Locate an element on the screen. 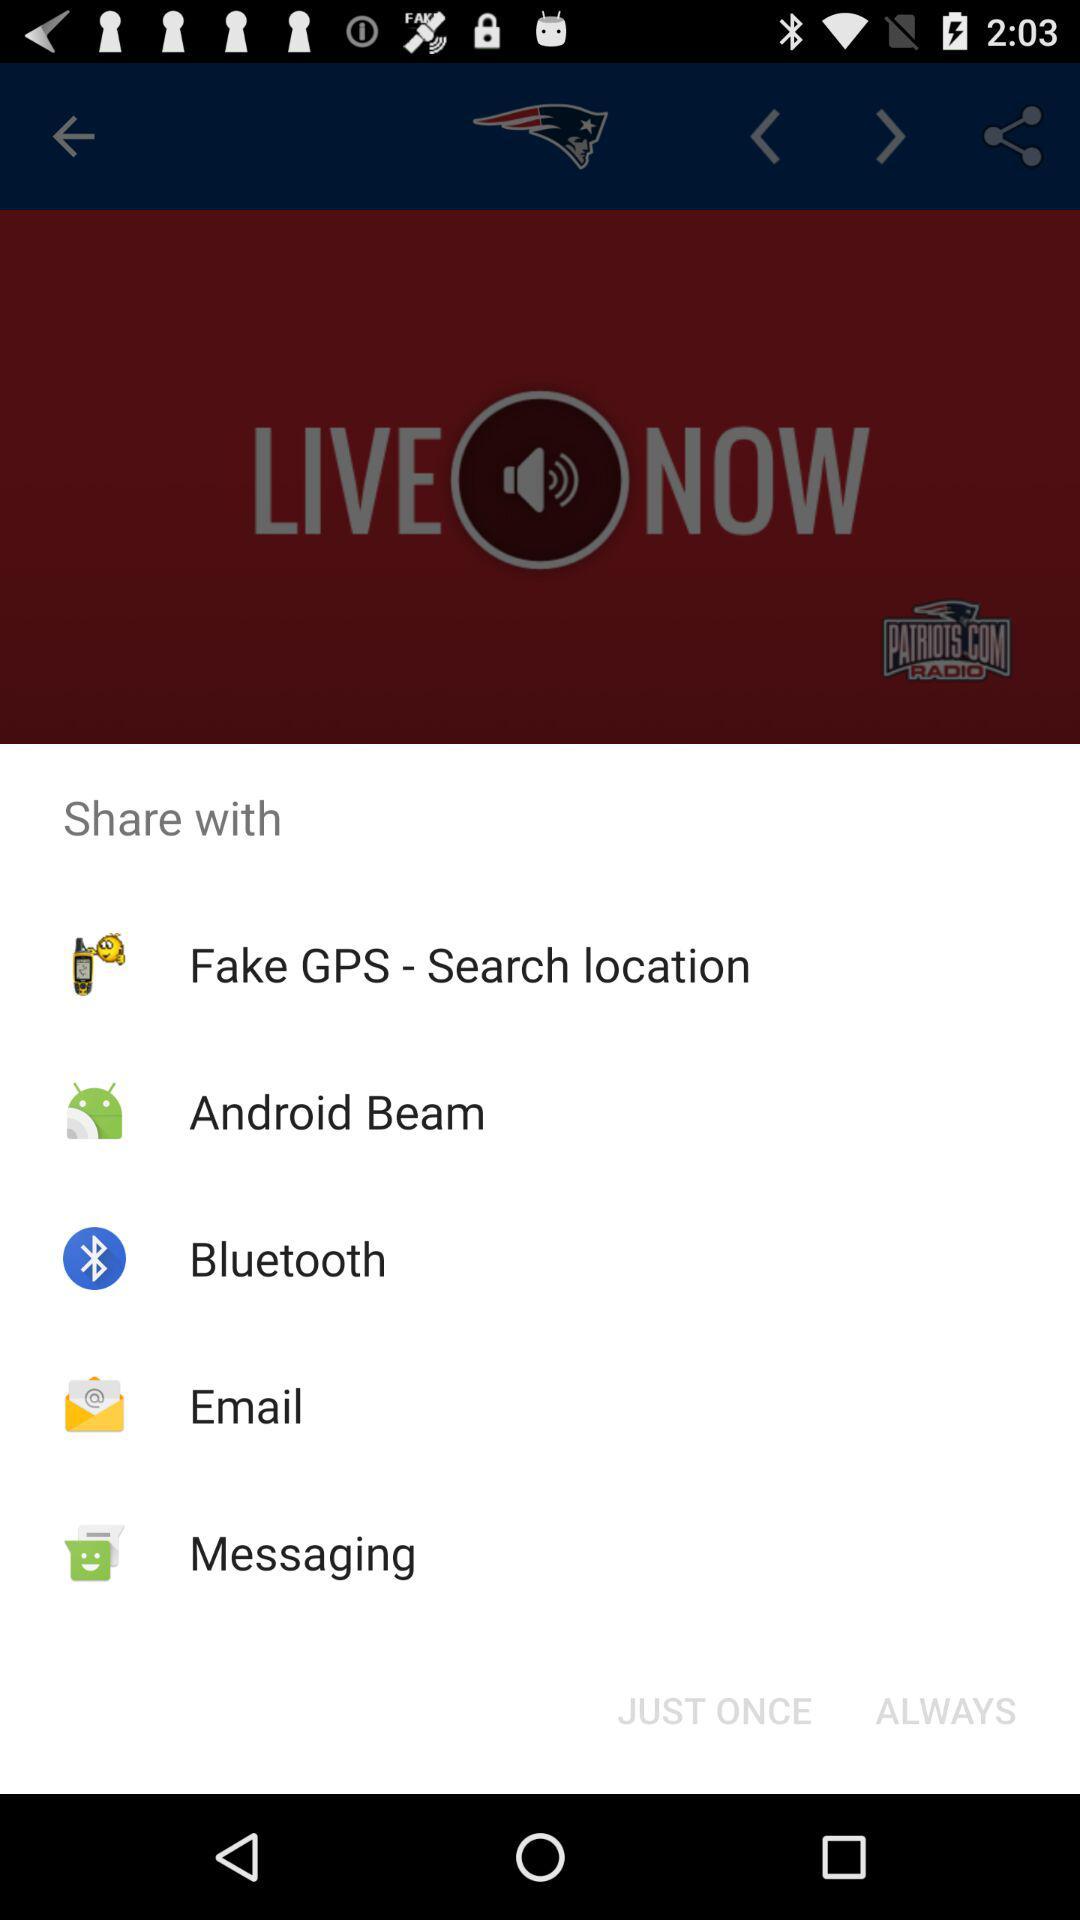 This screenshot has height=1920, width=1080. the fake gps search item is located at coordinates (470, 964).